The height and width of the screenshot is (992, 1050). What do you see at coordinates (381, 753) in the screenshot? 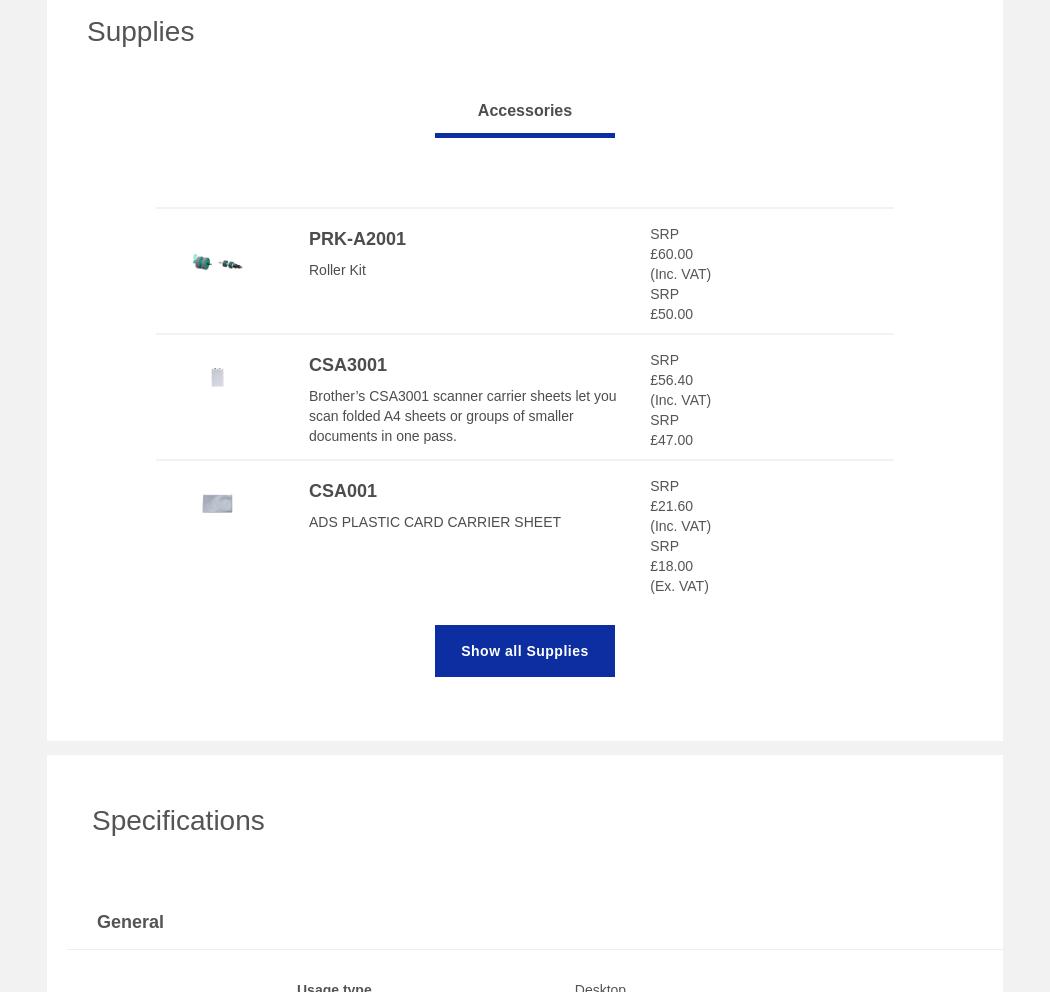
I see `'Translate with Google'` at bounding box center [381, 753].